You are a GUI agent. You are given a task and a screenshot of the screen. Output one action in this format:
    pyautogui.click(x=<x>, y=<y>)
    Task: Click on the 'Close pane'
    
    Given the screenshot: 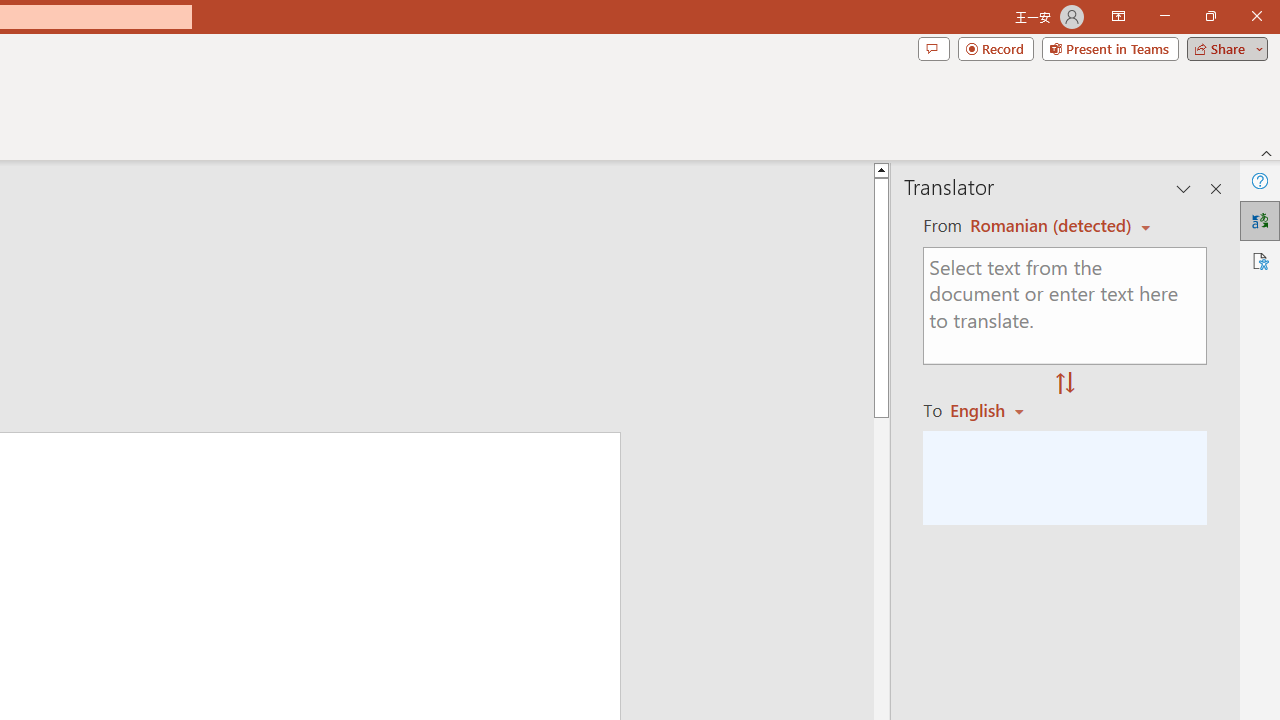 What is the action you would take?
    pyautogui.click(x=1215, y=189)
    